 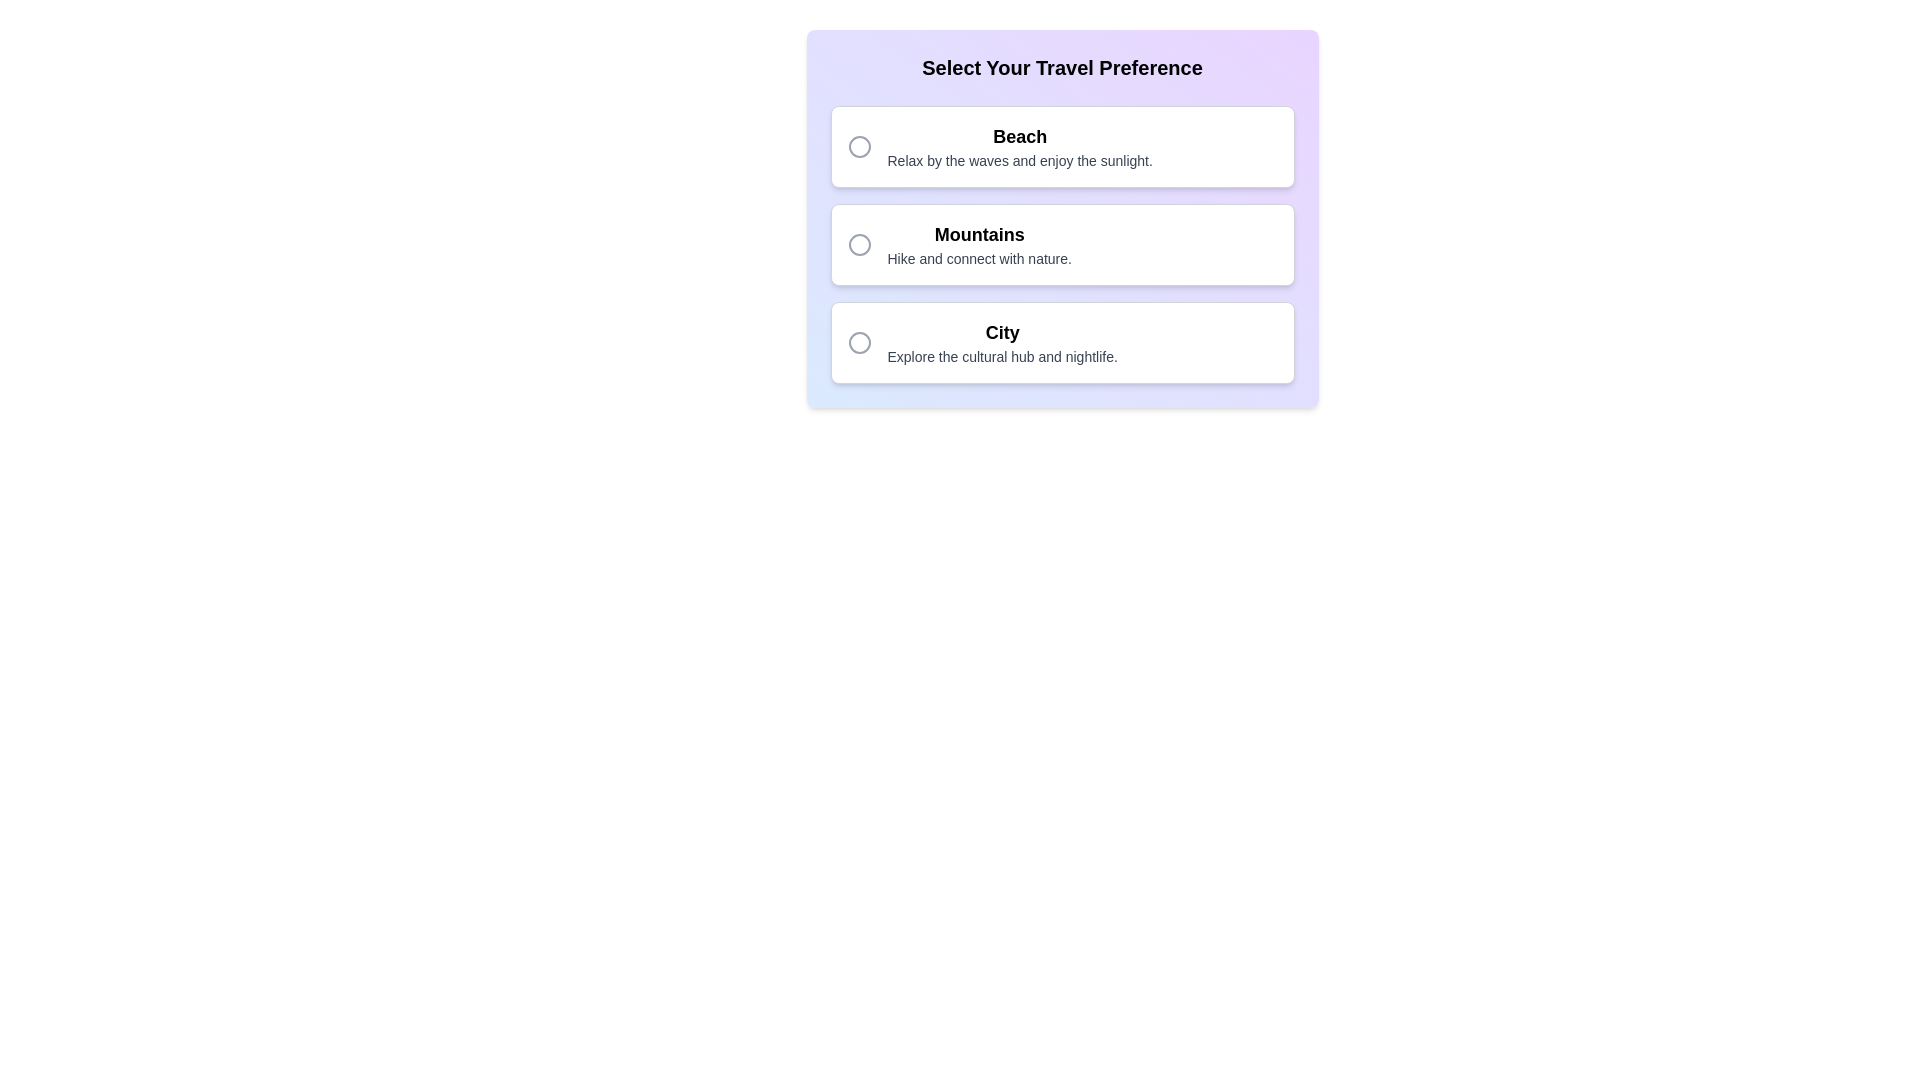 What do you see at coordinates (1061, 342) in the screenshot?
I see `the selectable option labeled 'City' in the travel preferences list to possibly reveal additional information` at bounding box center [1061, 342].